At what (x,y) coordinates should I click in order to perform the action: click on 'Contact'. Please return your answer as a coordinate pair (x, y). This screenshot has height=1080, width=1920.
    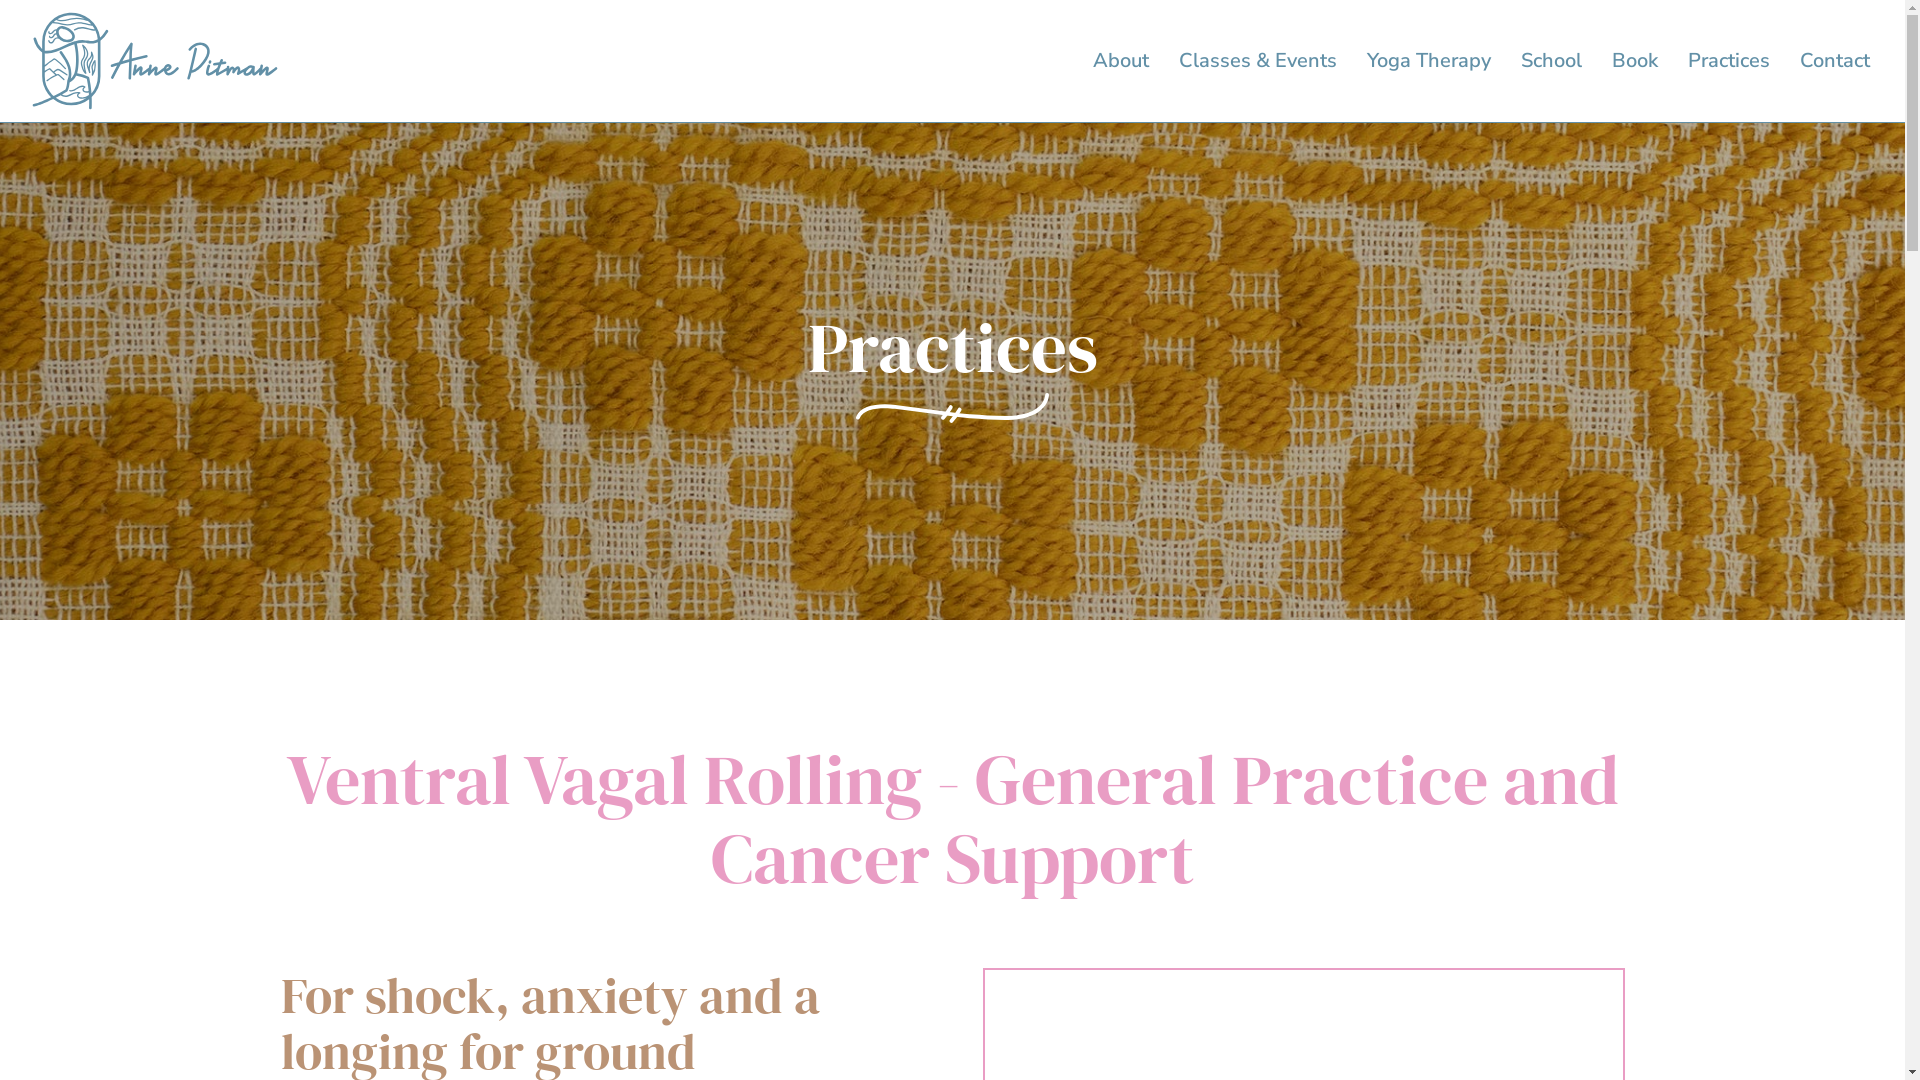
    Looking at the image, I should click on (1834, 60).